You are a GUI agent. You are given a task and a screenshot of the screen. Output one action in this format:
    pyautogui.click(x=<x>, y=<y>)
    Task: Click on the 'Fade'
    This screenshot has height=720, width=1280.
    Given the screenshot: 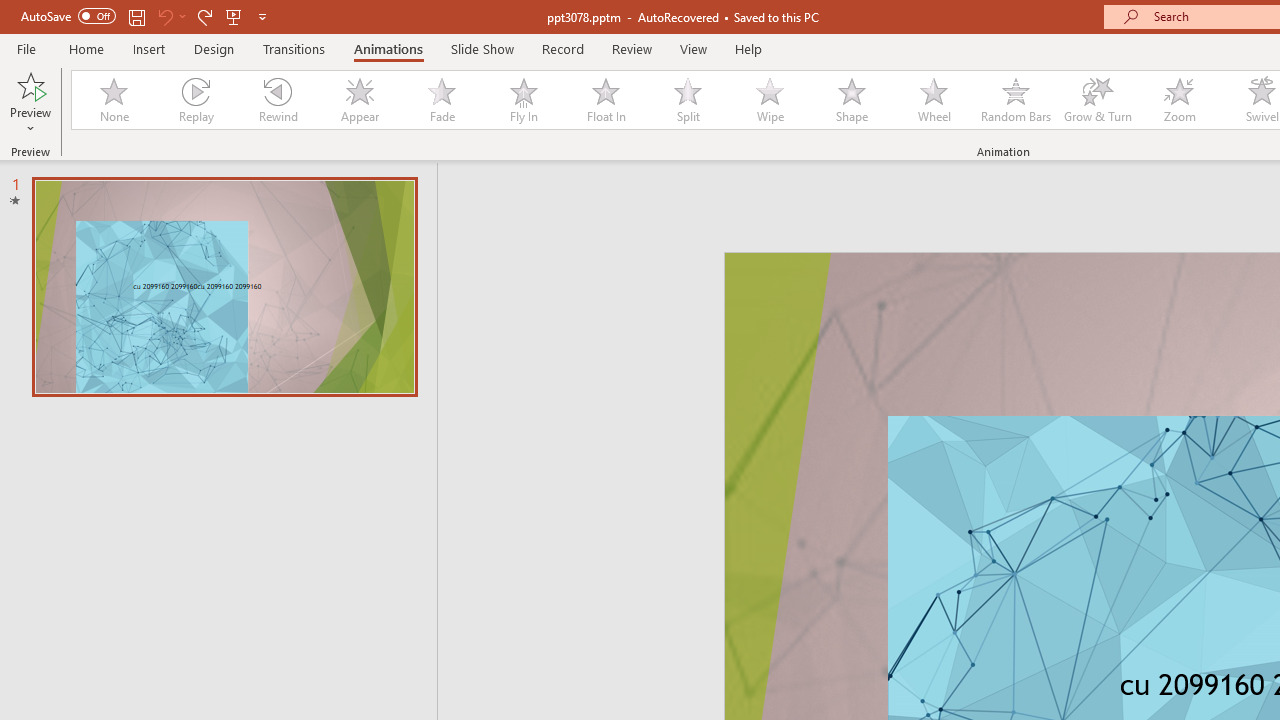 What is the action you would take?
    pyautogui.click(x=440, y=100)
    